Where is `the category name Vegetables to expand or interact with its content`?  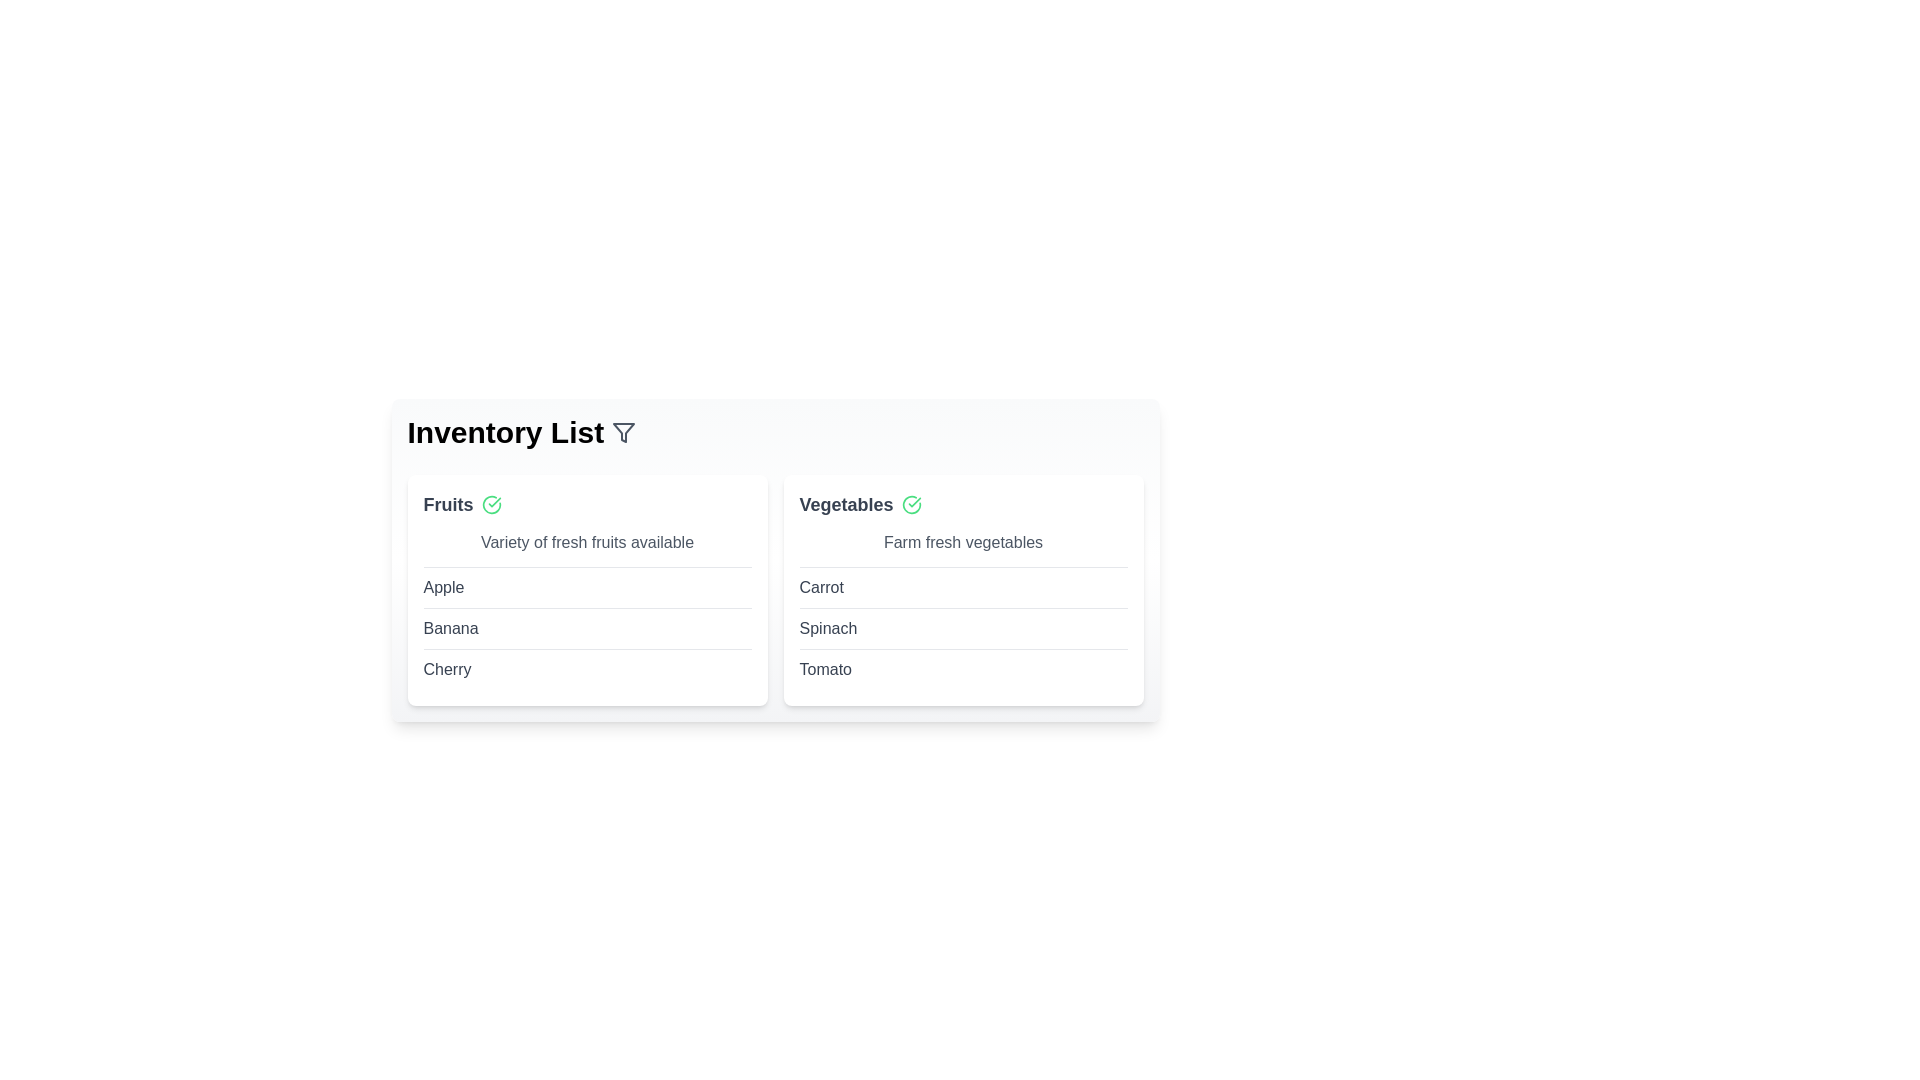 the category name Vegetables to expand or interact with its content is located at coordinates (963, 504).